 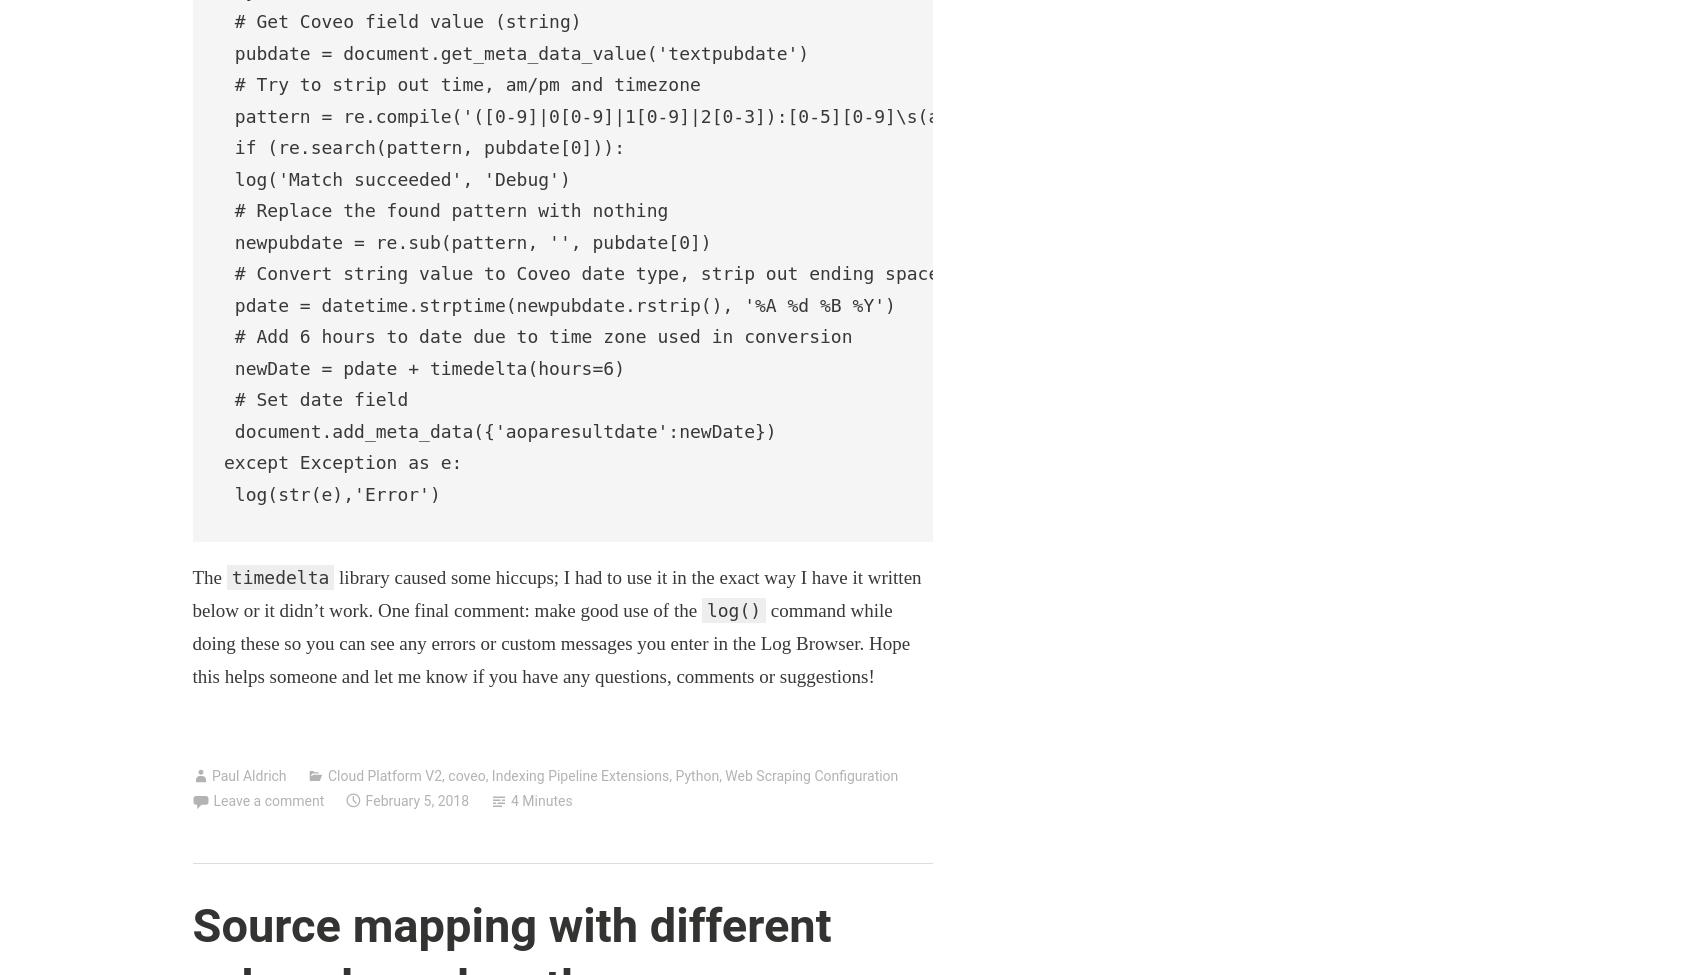 What do you see at coordinates (278, 575) in the screenshot?
I see `'timedelta'` at bounding box center [278, 575].